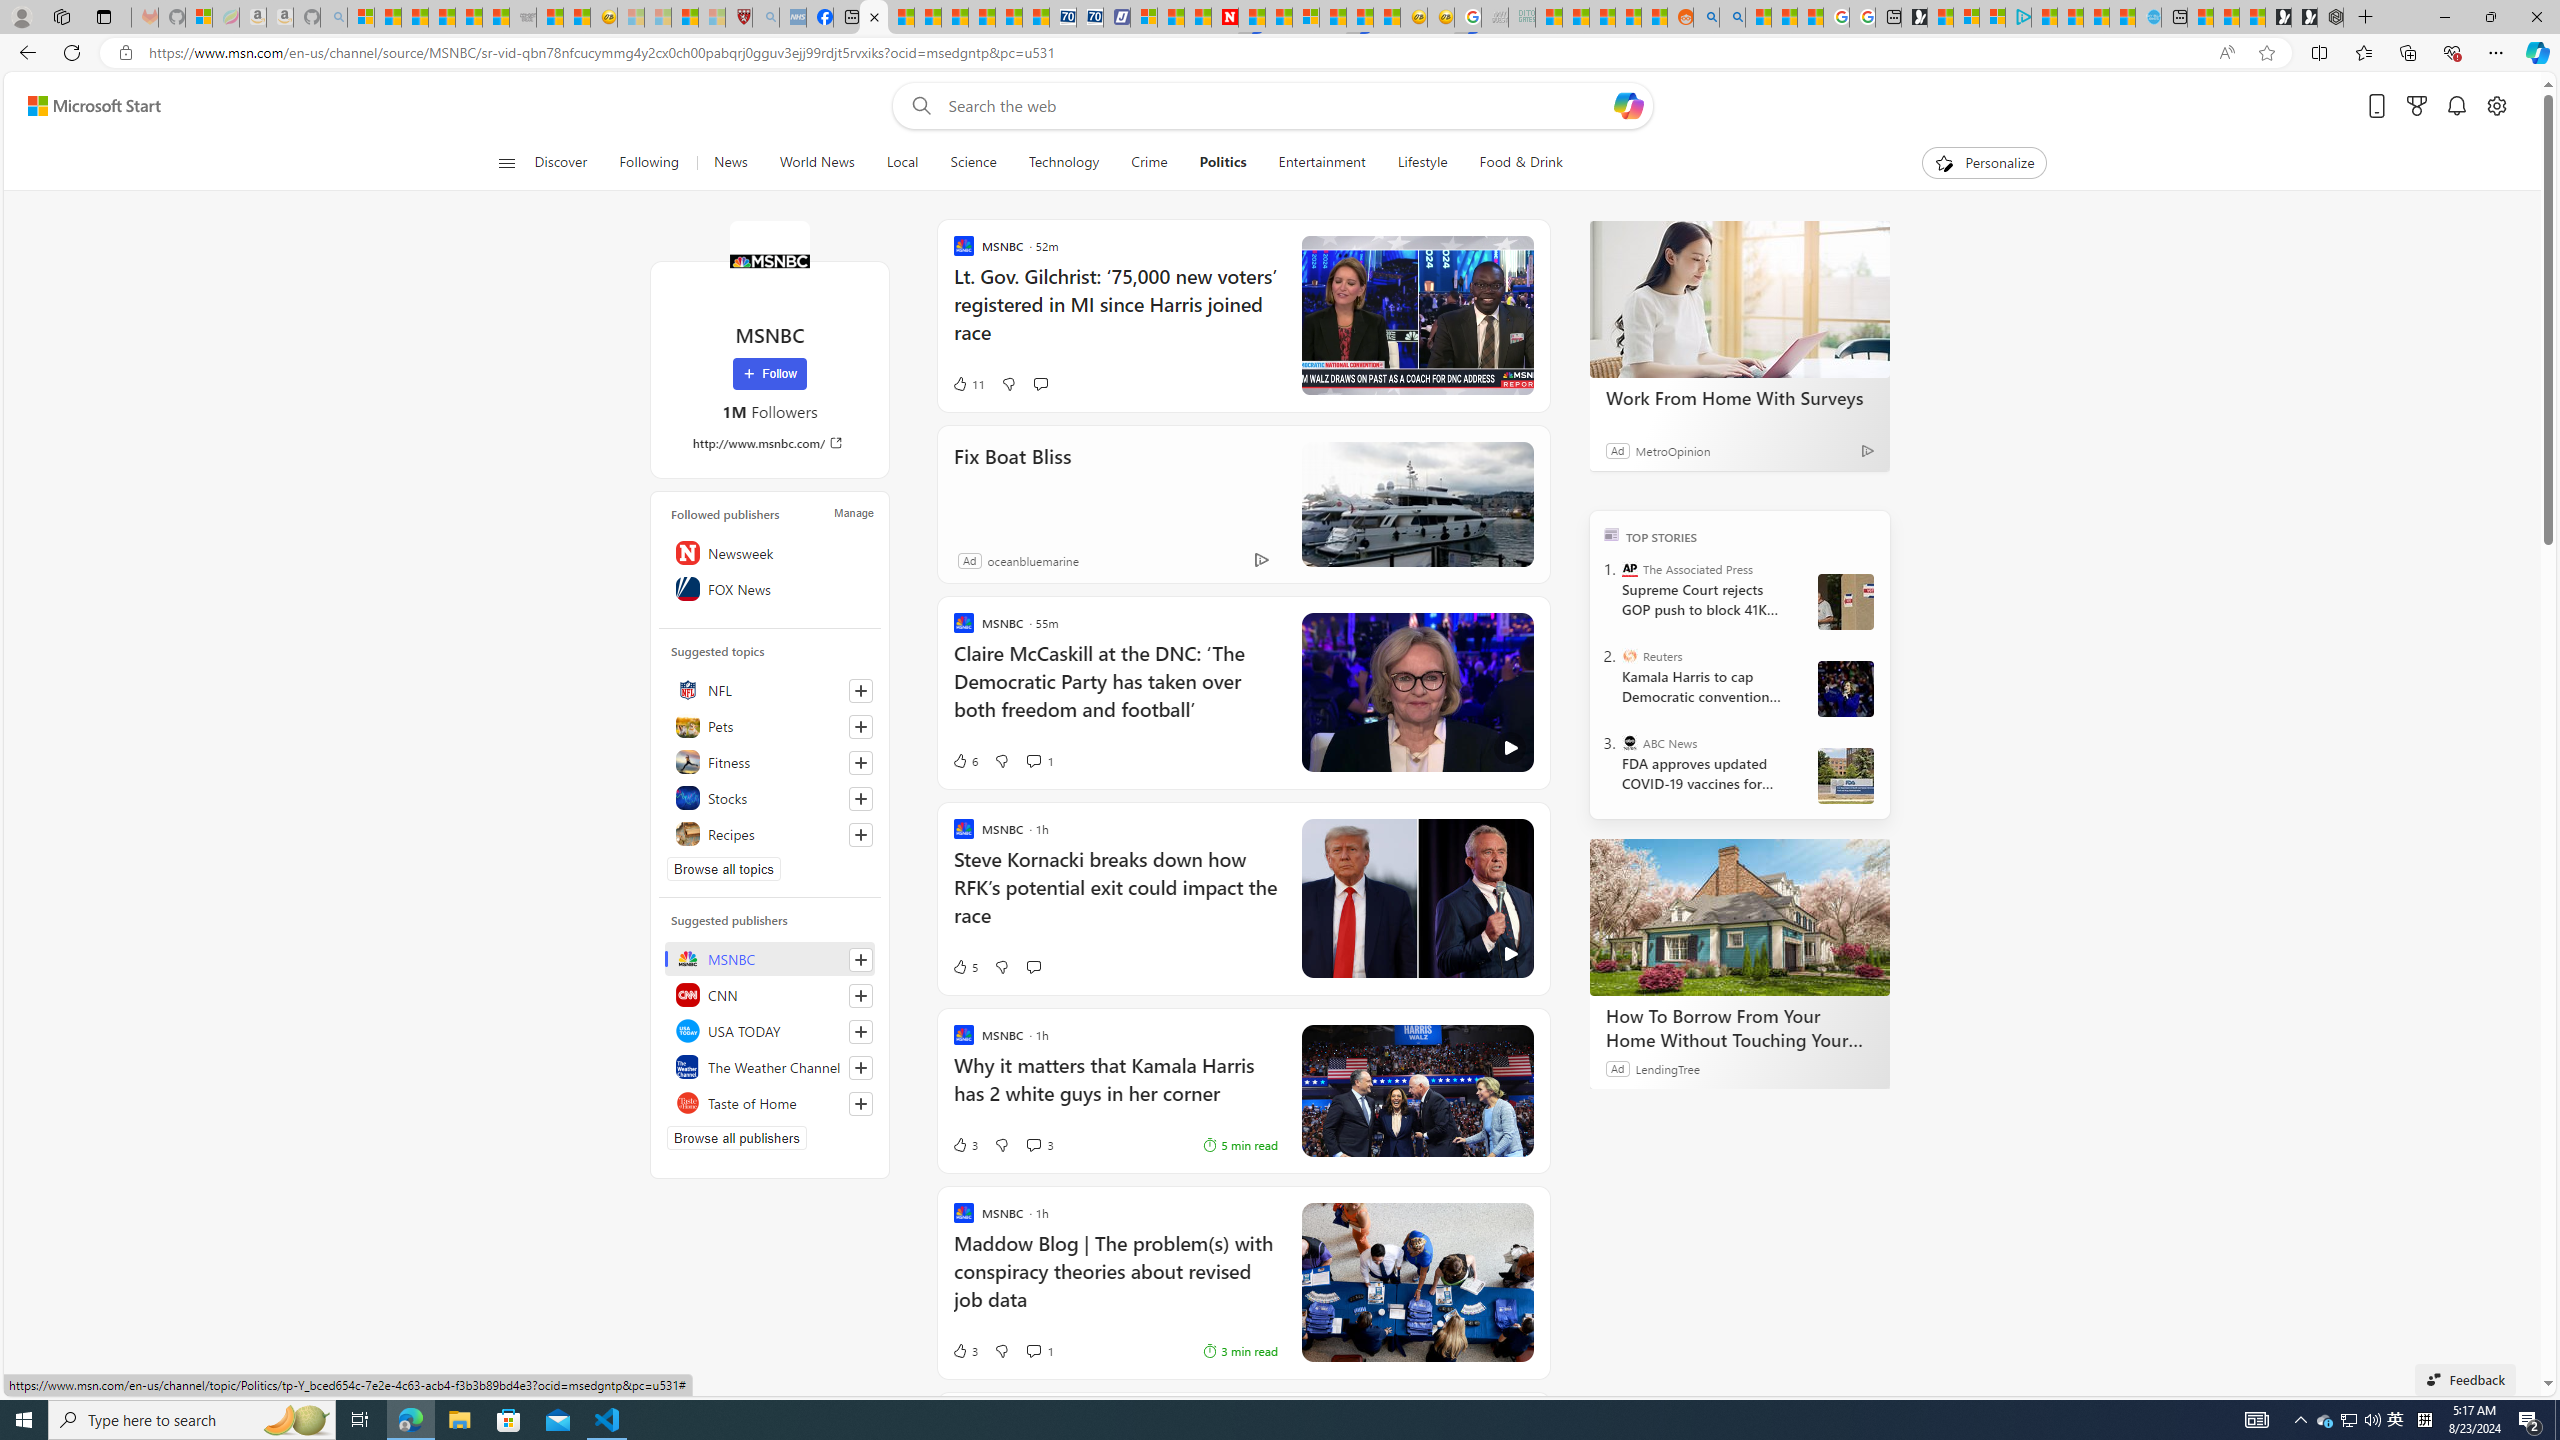 Image resolution: width=2560 pixels, height=1440 pixels. Describe the element at coordinates (1222, 162) in the screenshot. I see `'Politics'` at that location.